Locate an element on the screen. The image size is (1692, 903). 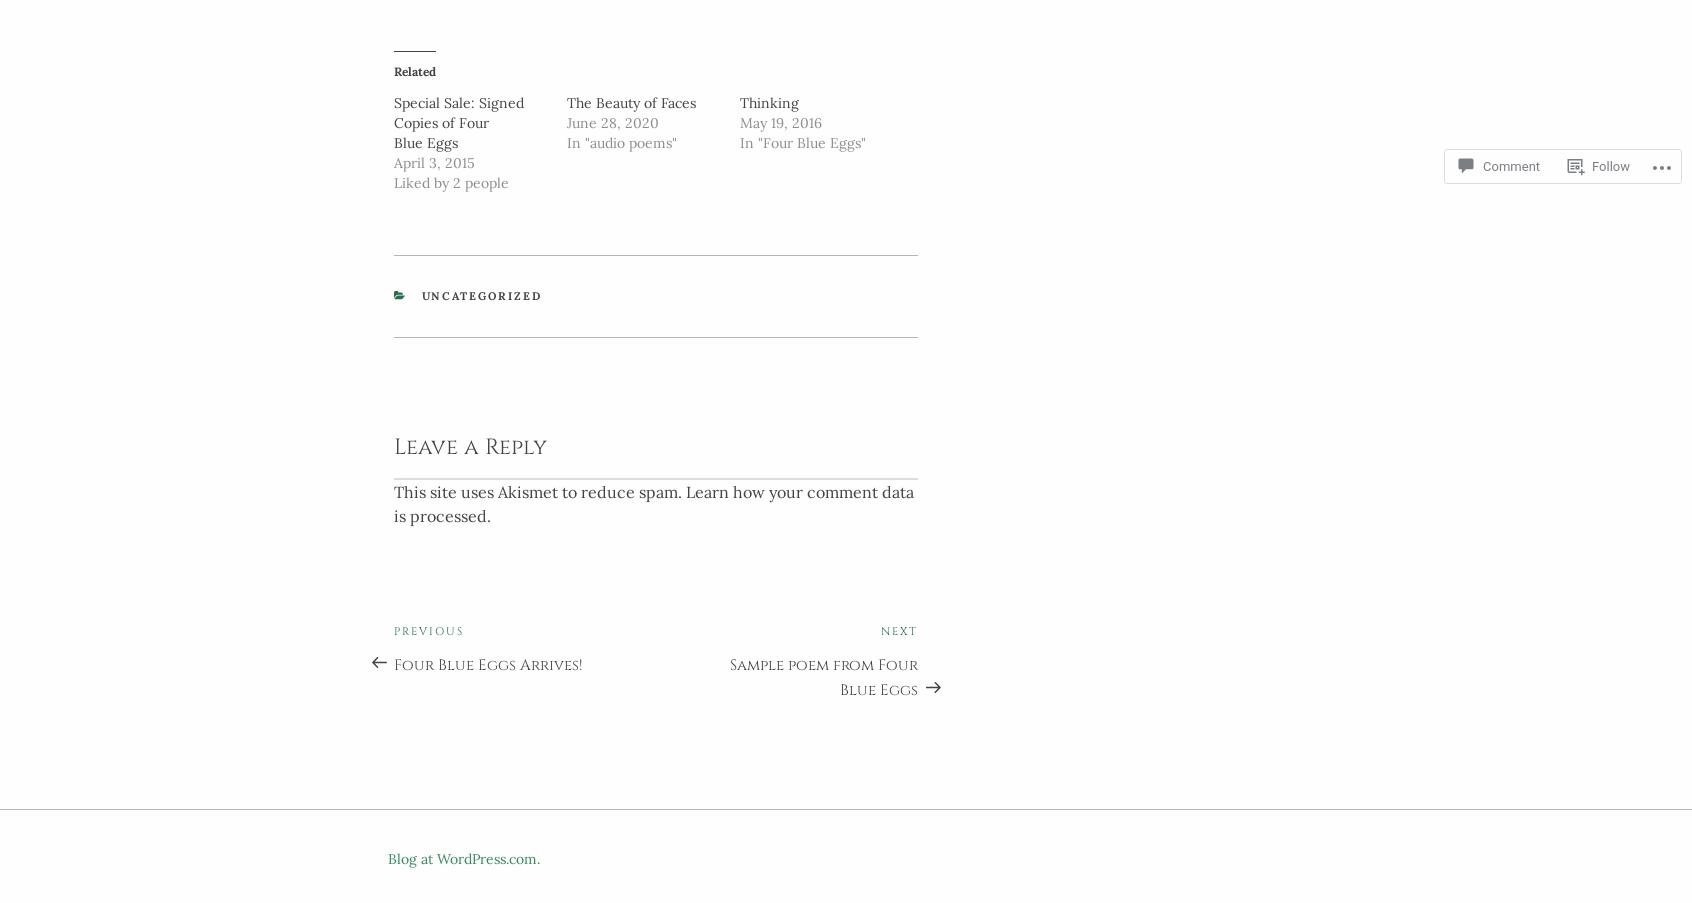
'Four Blue Eggs Arrives!' is located at coordinates (486, 658).